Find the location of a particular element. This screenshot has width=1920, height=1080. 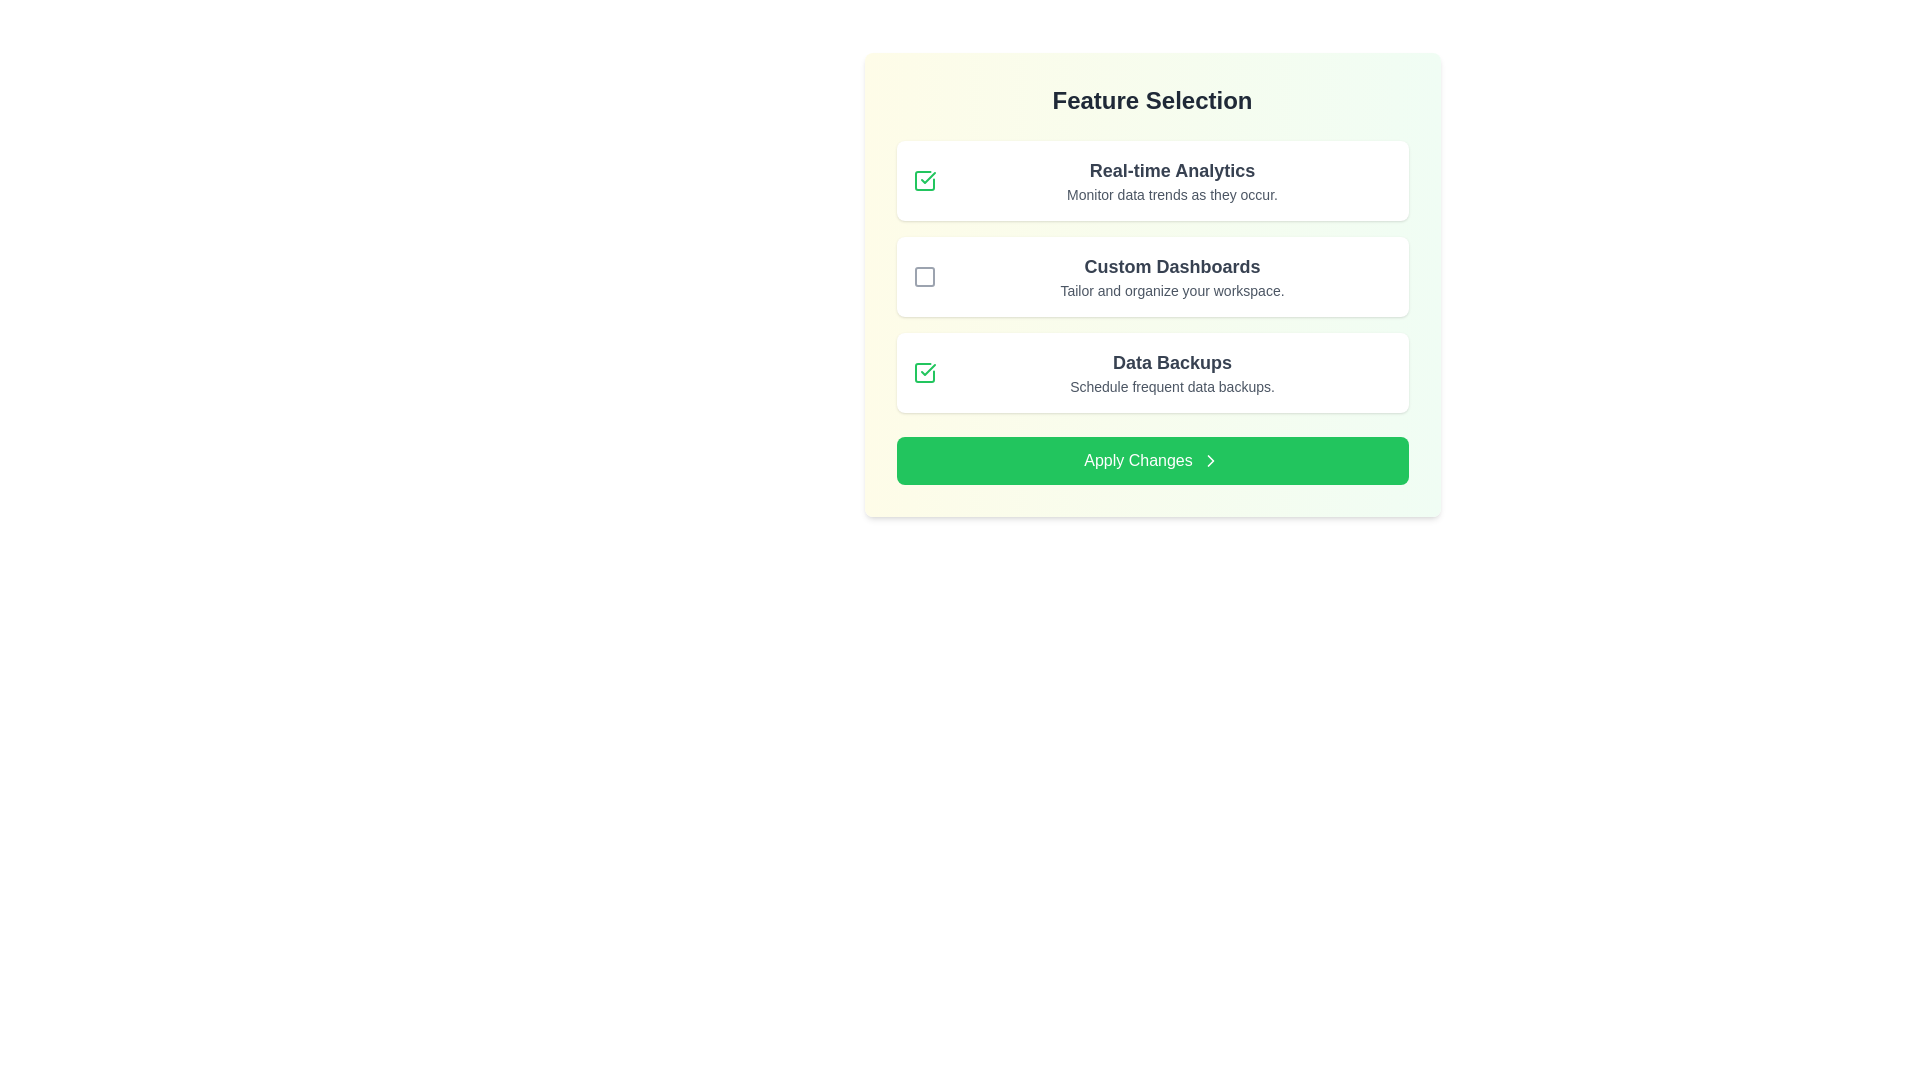

the text label displaying 'Schedule frequent data backups.' which is positioned directly beneath the 'Data Backups' text in the interface is located at coordinates (1172, 386).